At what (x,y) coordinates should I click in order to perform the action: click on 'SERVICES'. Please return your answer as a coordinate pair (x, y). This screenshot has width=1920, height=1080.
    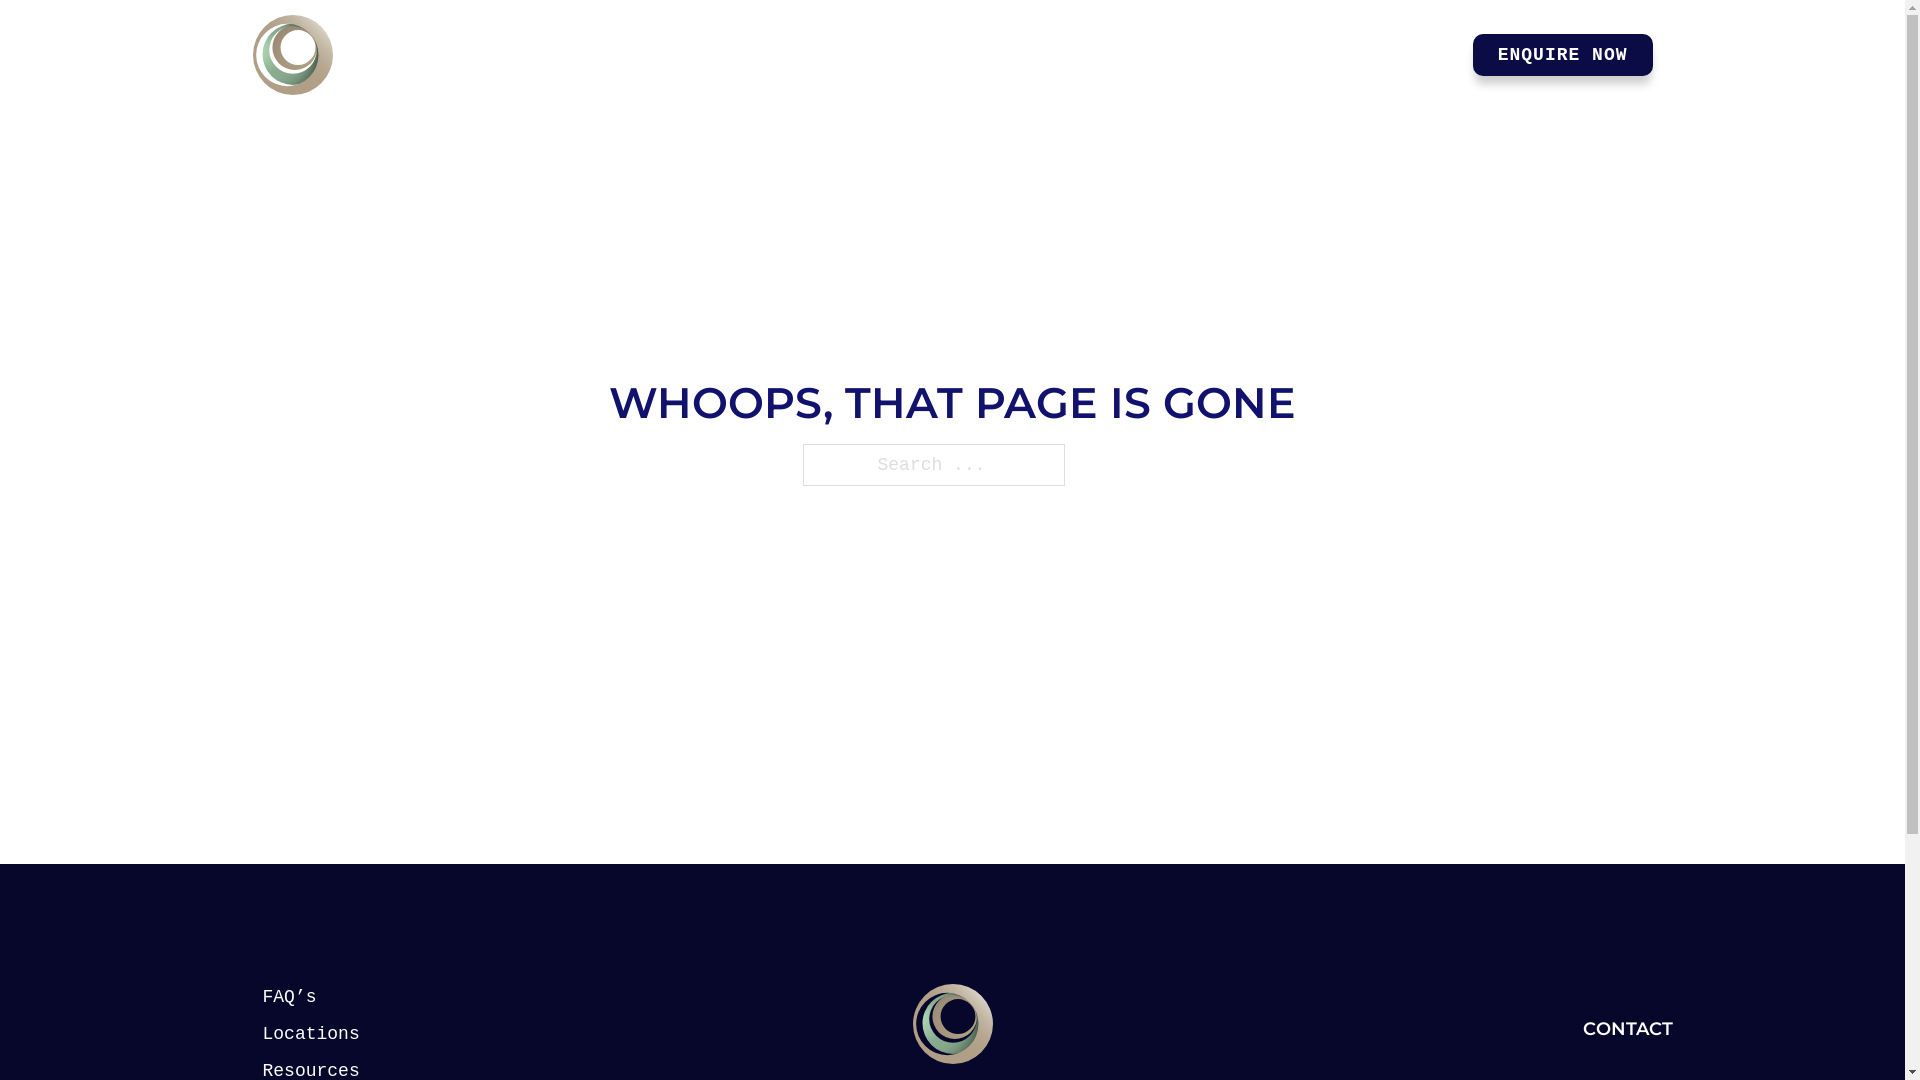
    Looking at the image, I should click on (988, 54).